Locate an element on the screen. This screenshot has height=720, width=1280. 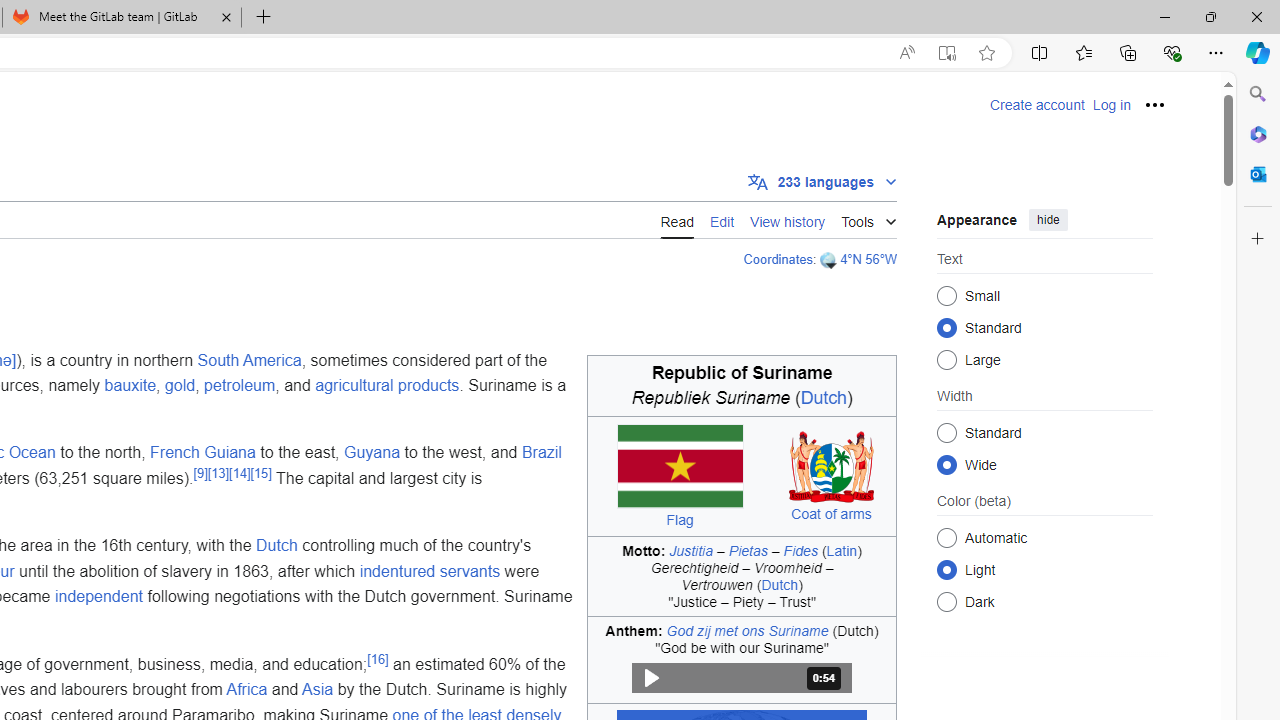
'gold' is located at coordinates (179, 386).